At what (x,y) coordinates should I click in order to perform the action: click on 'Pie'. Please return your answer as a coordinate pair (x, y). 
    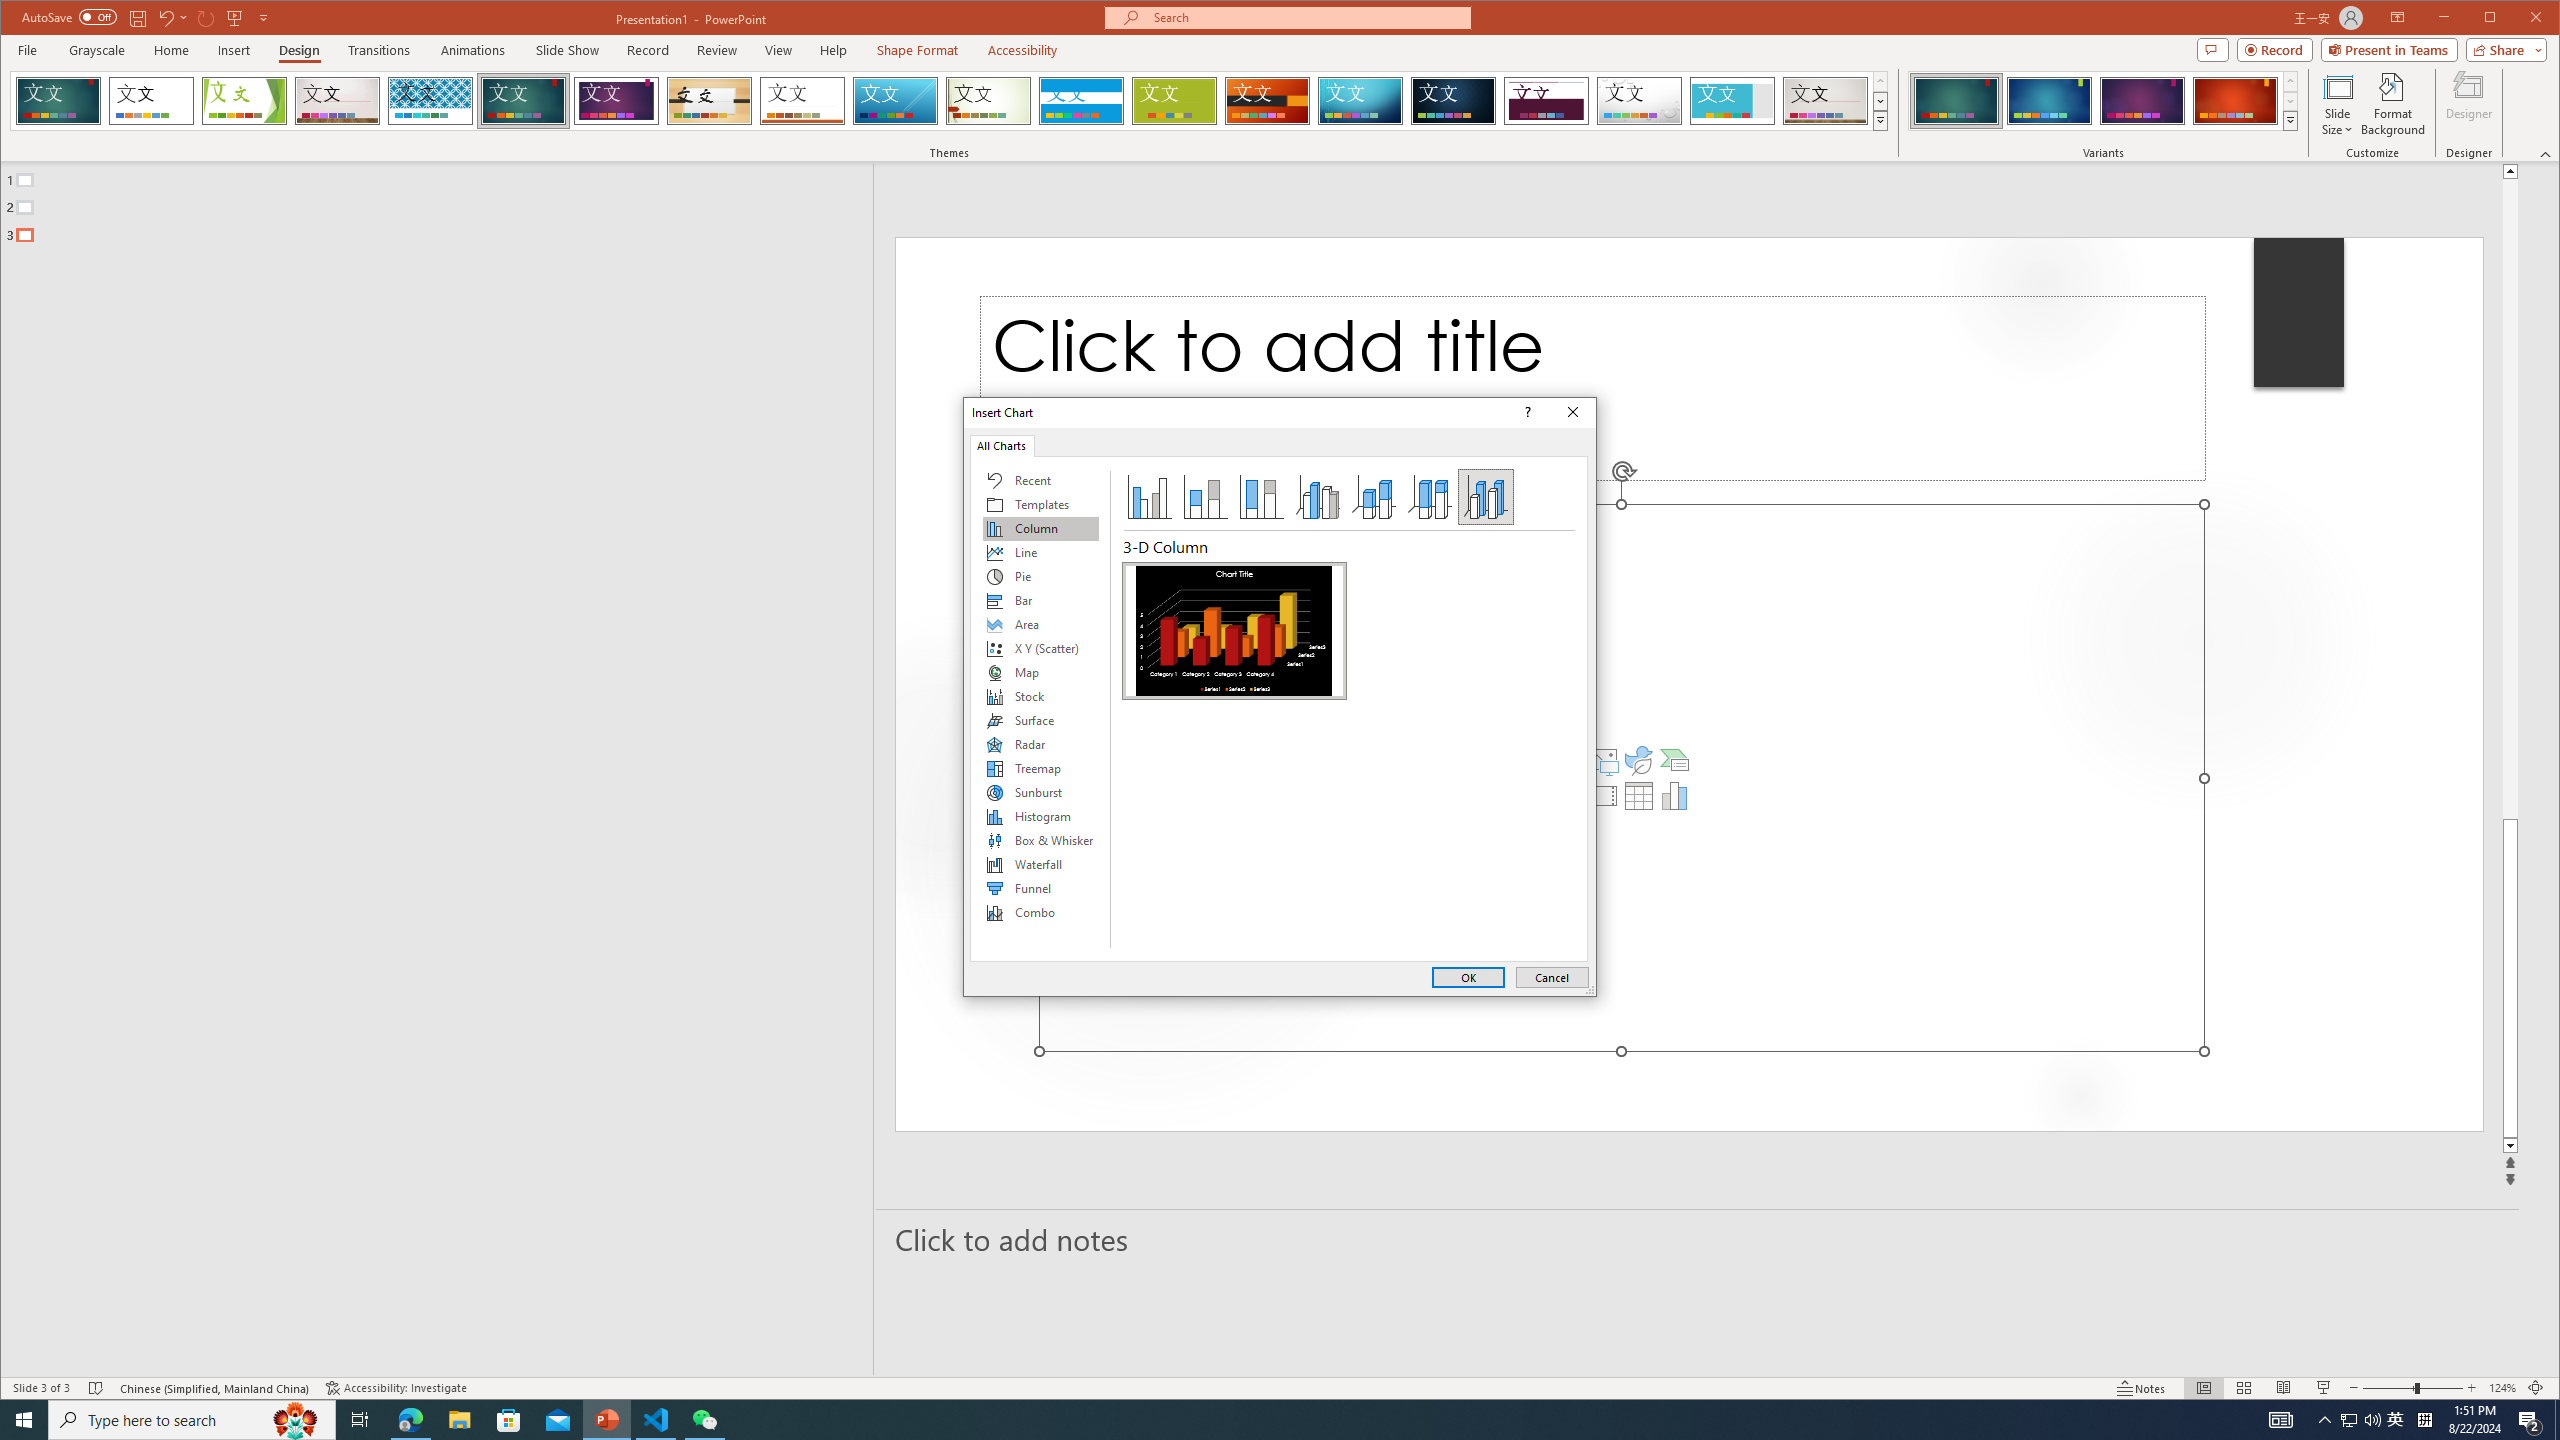
    Looking at the image, I should click on (1039, 575).